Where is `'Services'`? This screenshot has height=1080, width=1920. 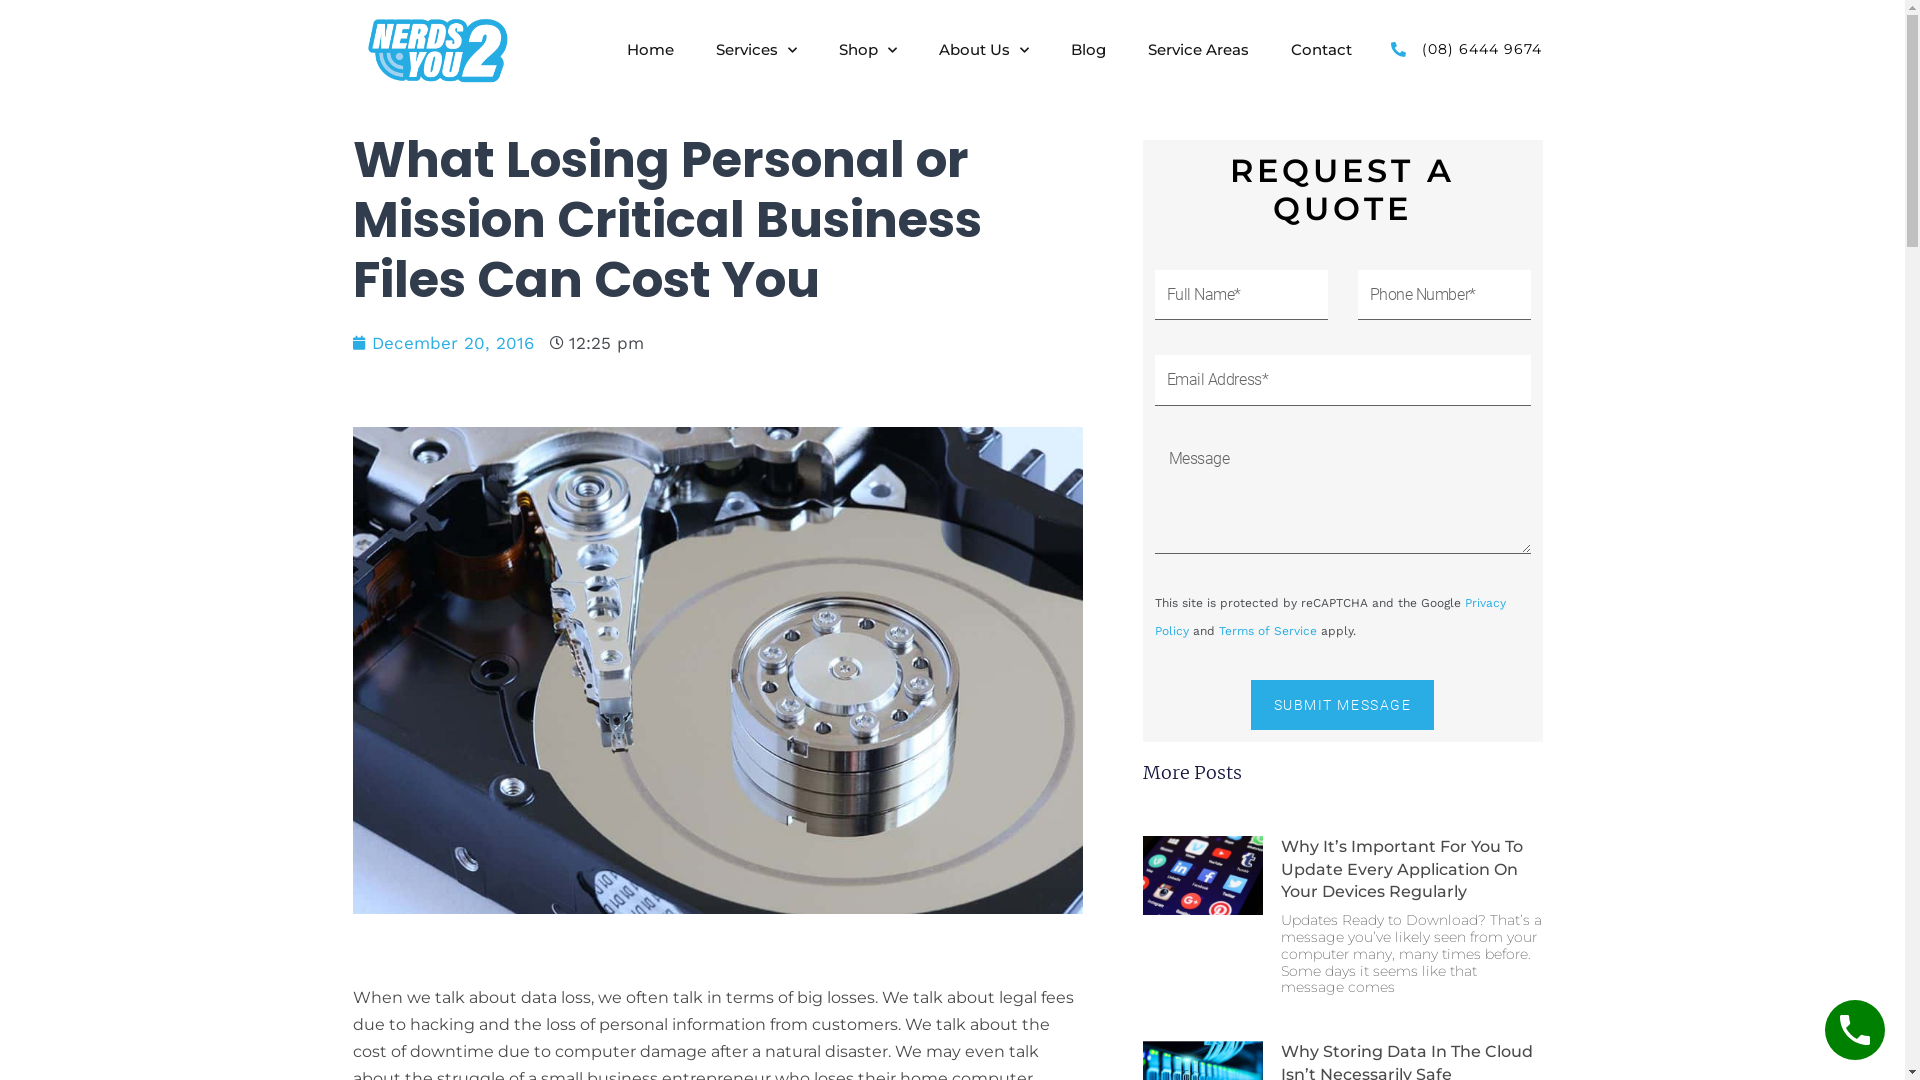 'Services' is located at coordinates (755, 49).